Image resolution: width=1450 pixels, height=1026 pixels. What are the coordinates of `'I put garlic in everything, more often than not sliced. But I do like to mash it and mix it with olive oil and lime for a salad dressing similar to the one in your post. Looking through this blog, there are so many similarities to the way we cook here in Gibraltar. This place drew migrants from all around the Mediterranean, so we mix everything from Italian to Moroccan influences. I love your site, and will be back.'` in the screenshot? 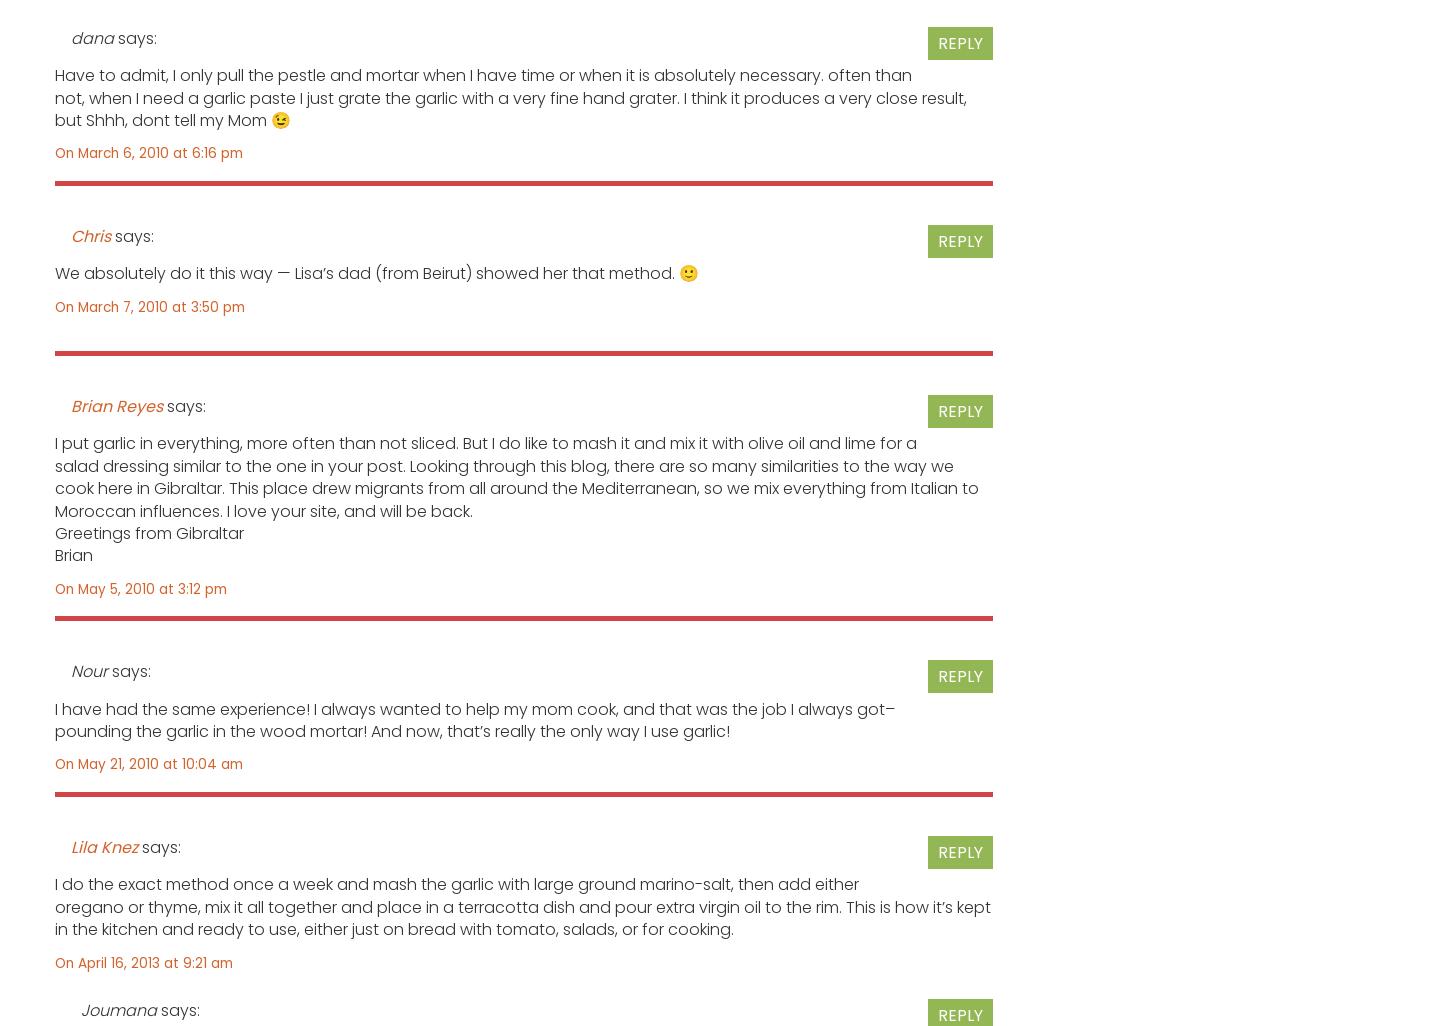 It's located at (54, 475).